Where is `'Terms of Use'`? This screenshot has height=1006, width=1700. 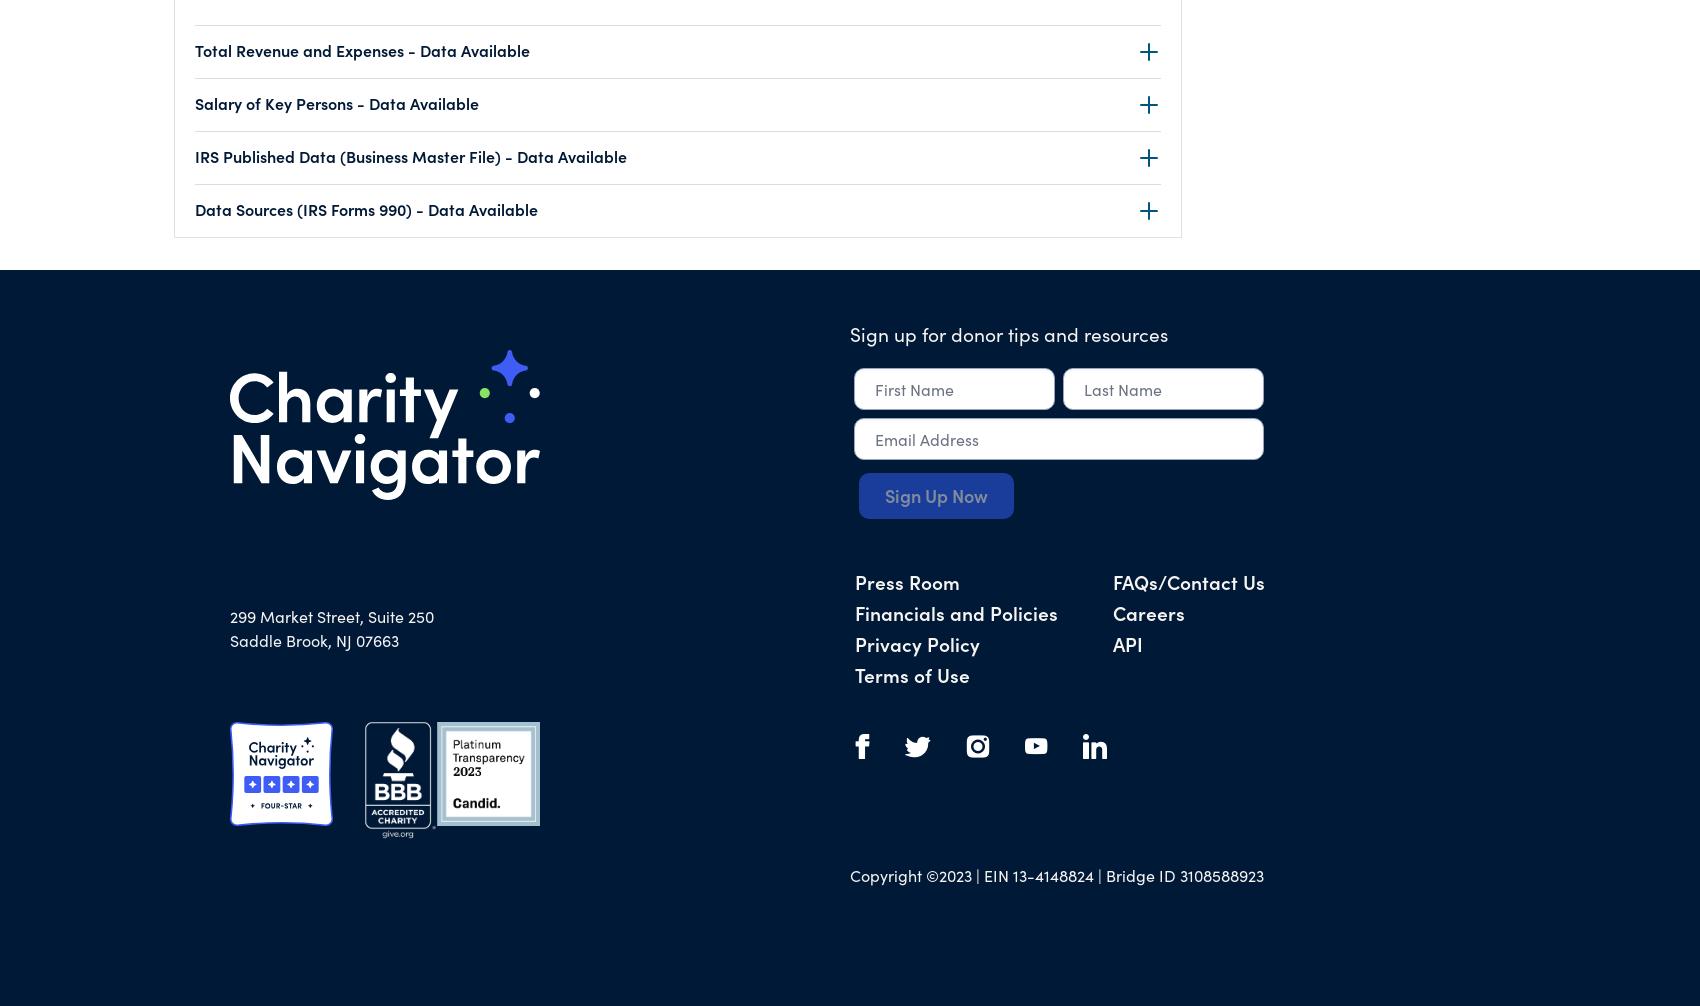
'Terms of Use' is located at coordinates (911, 674).